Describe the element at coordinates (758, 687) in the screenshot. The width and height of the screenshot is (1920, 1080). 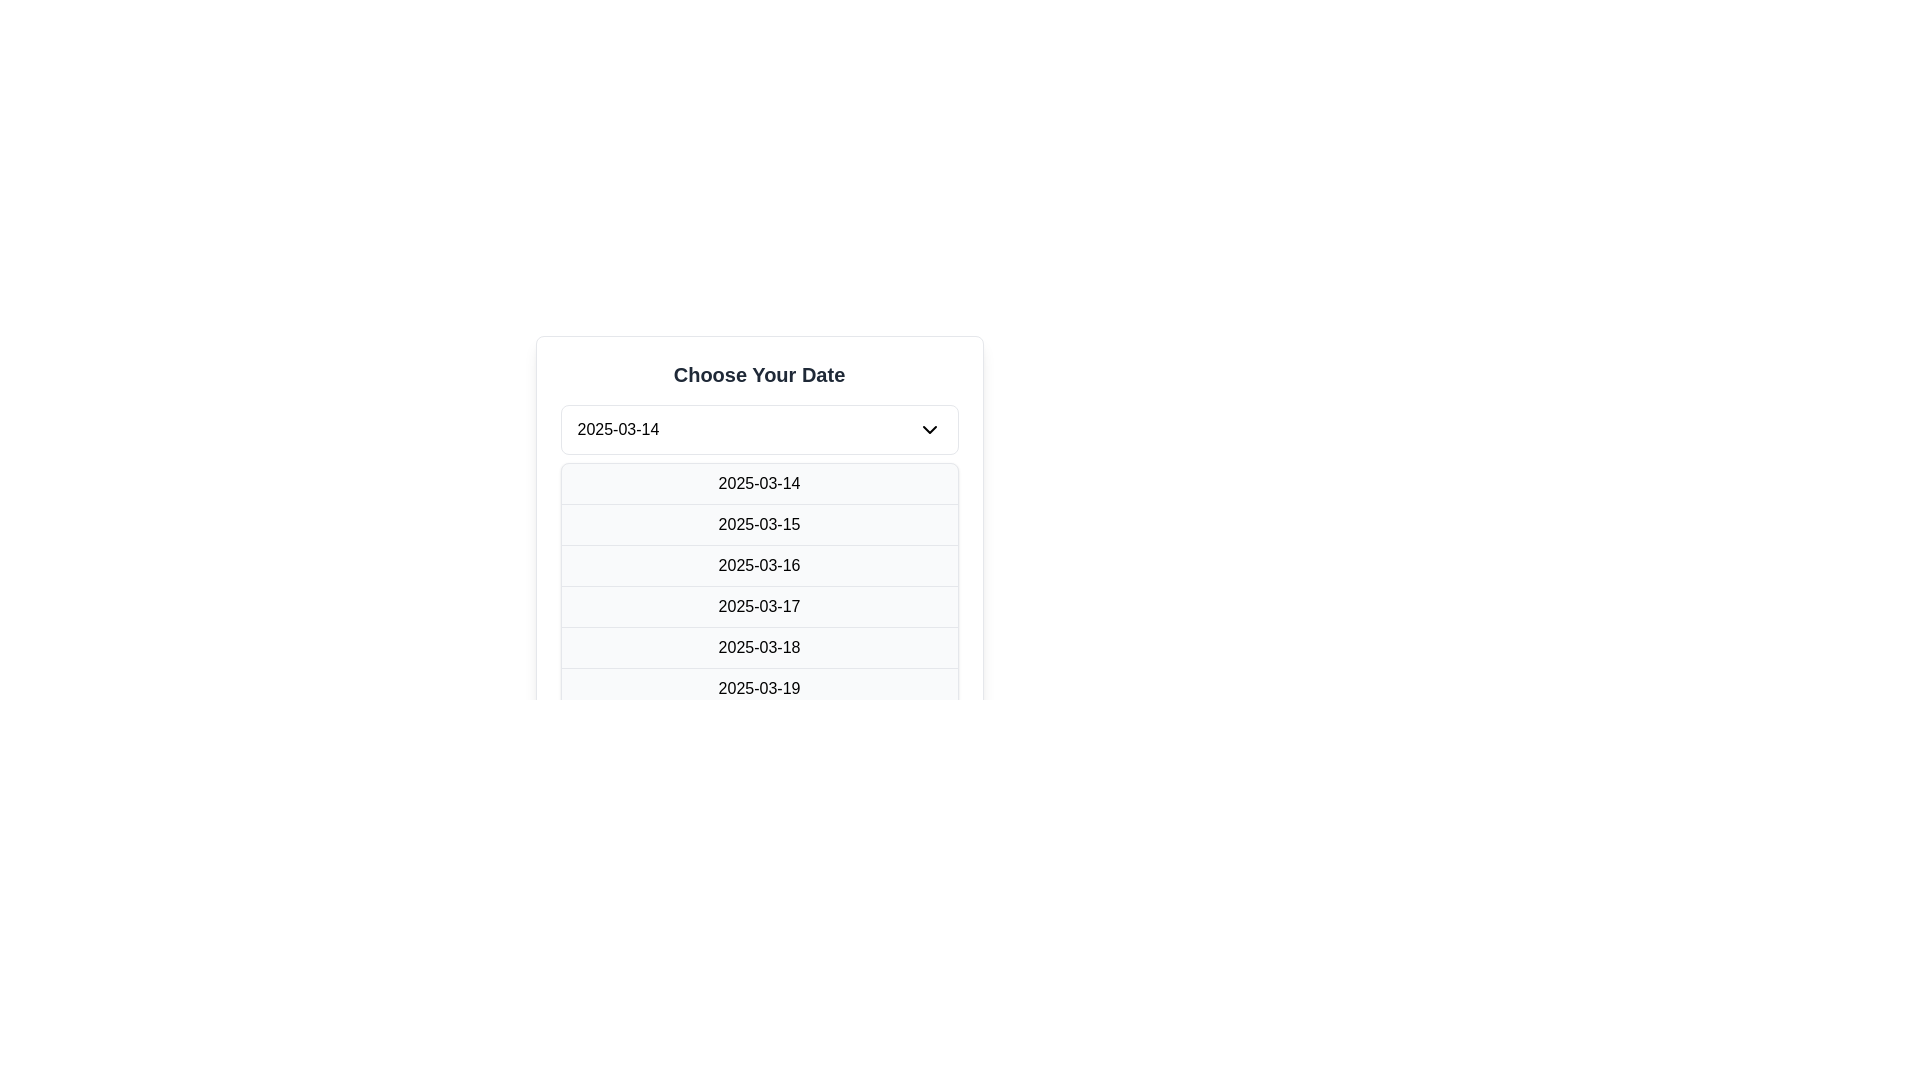
I see `the sixth date option in the date picker list` at that location.